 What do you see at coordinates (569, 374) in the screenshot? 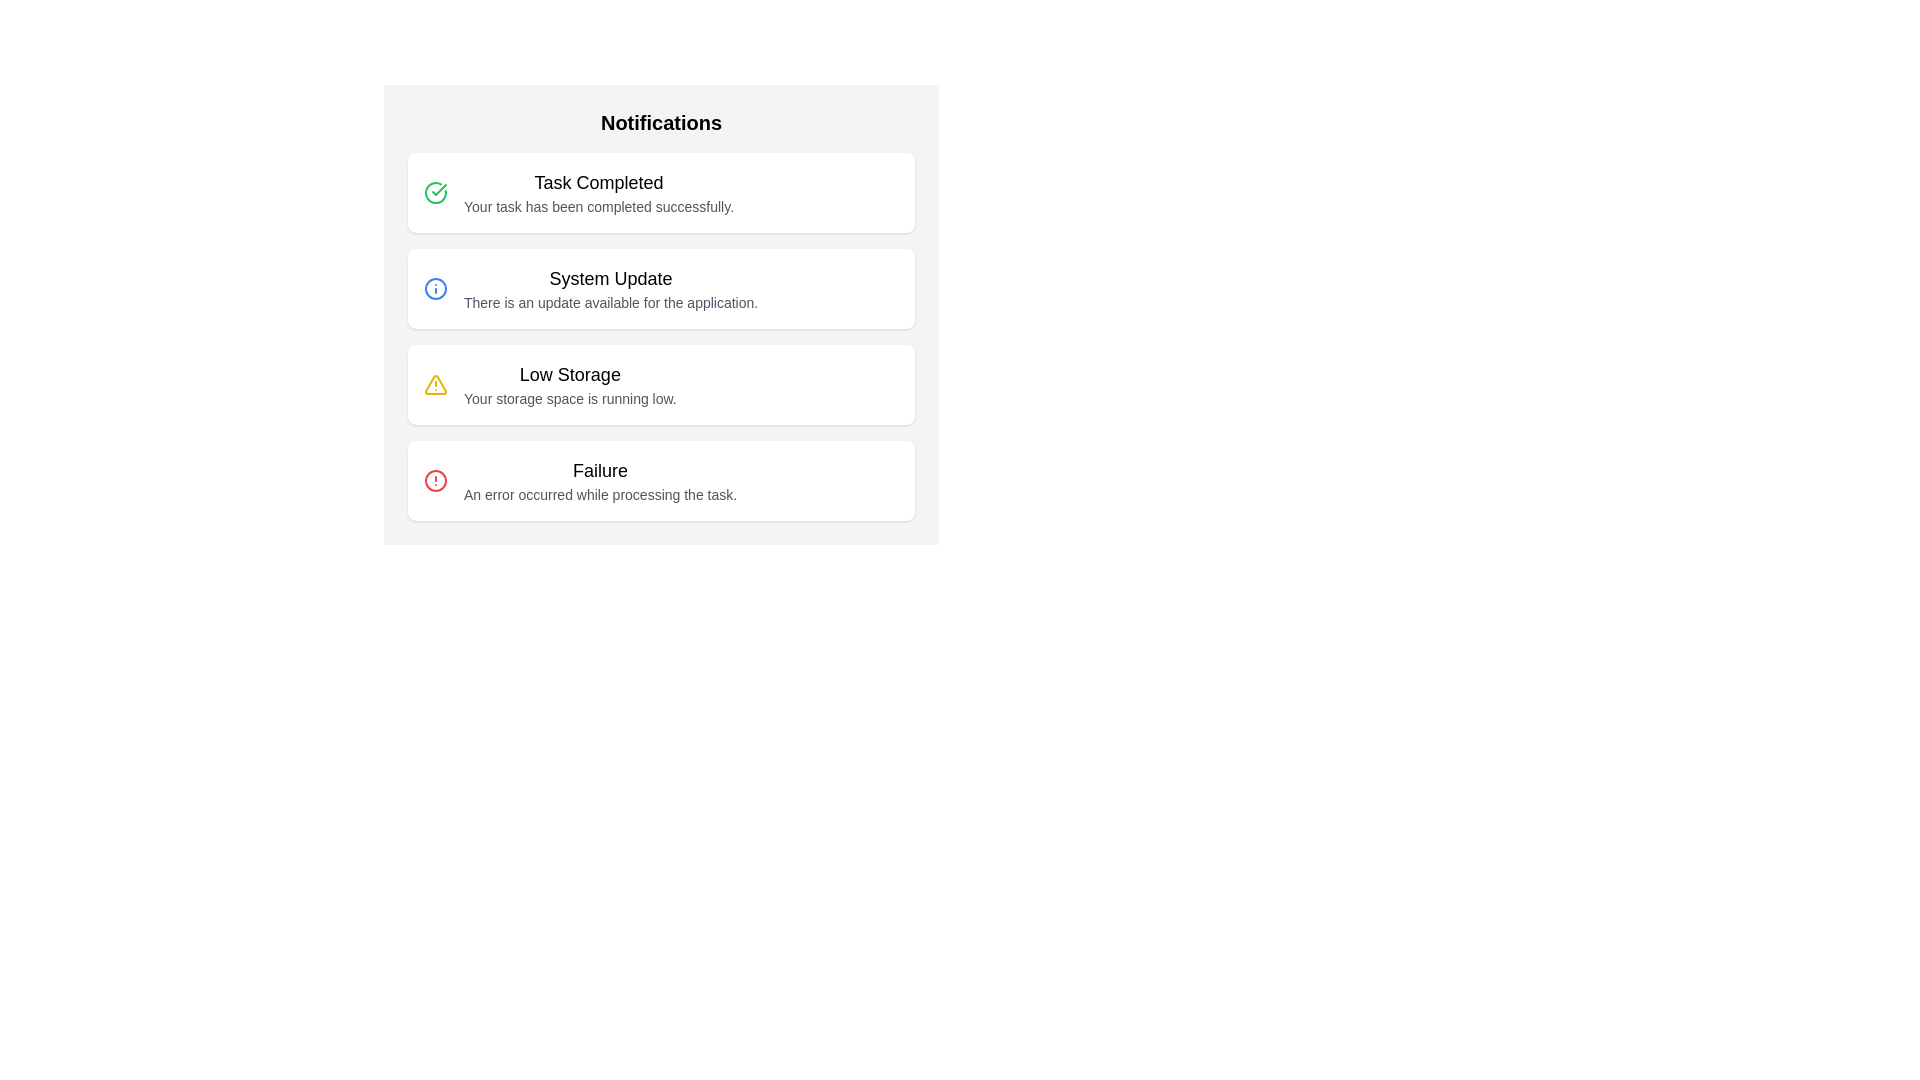
I see `the 'Low Storage' heading in the third notification card, which is displayed in a larger and bolder font at the top of the card, indicating a warning about storage space` at bounding box center [569, 374].